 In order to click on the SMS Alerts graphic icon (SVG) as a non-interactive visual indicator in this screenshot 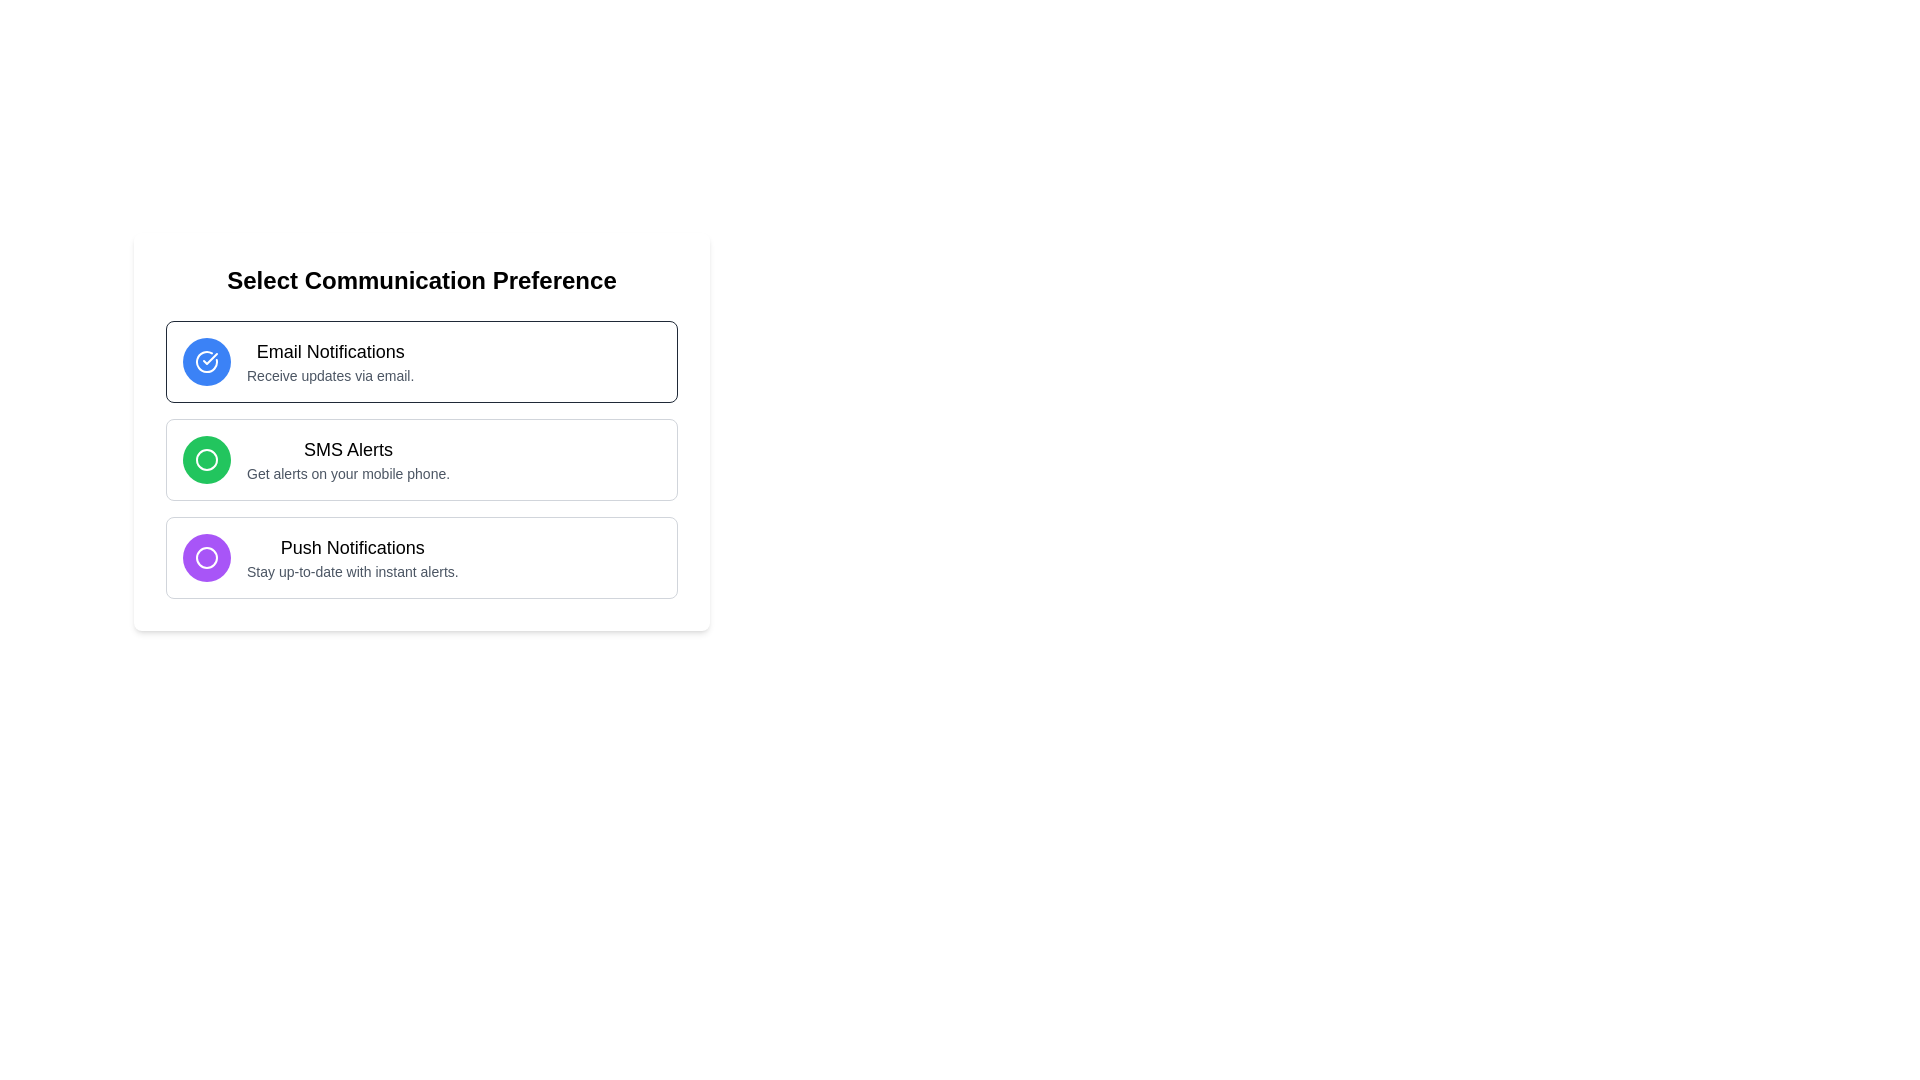, I will do `click(206, 459)`.